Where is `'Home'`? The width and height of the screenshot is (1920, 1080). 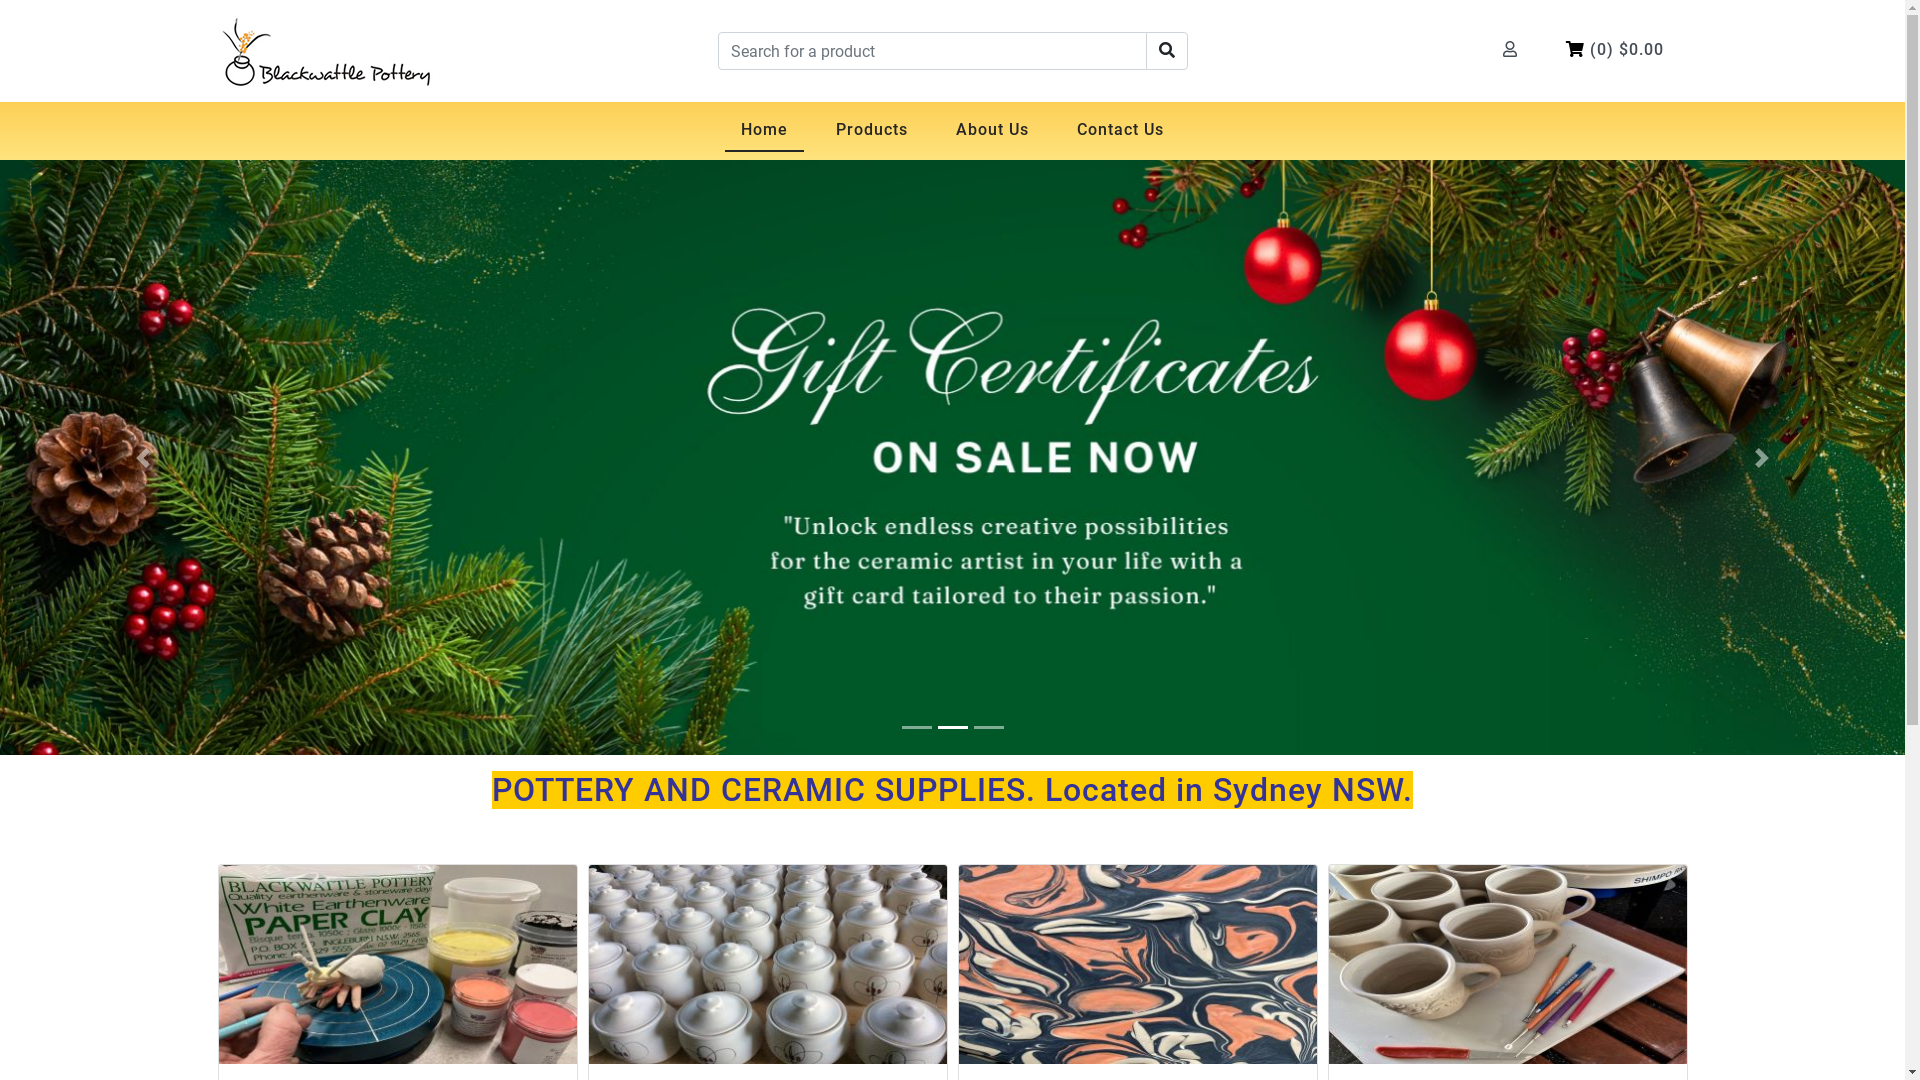
'Home' is located at coordinates (763, 131).